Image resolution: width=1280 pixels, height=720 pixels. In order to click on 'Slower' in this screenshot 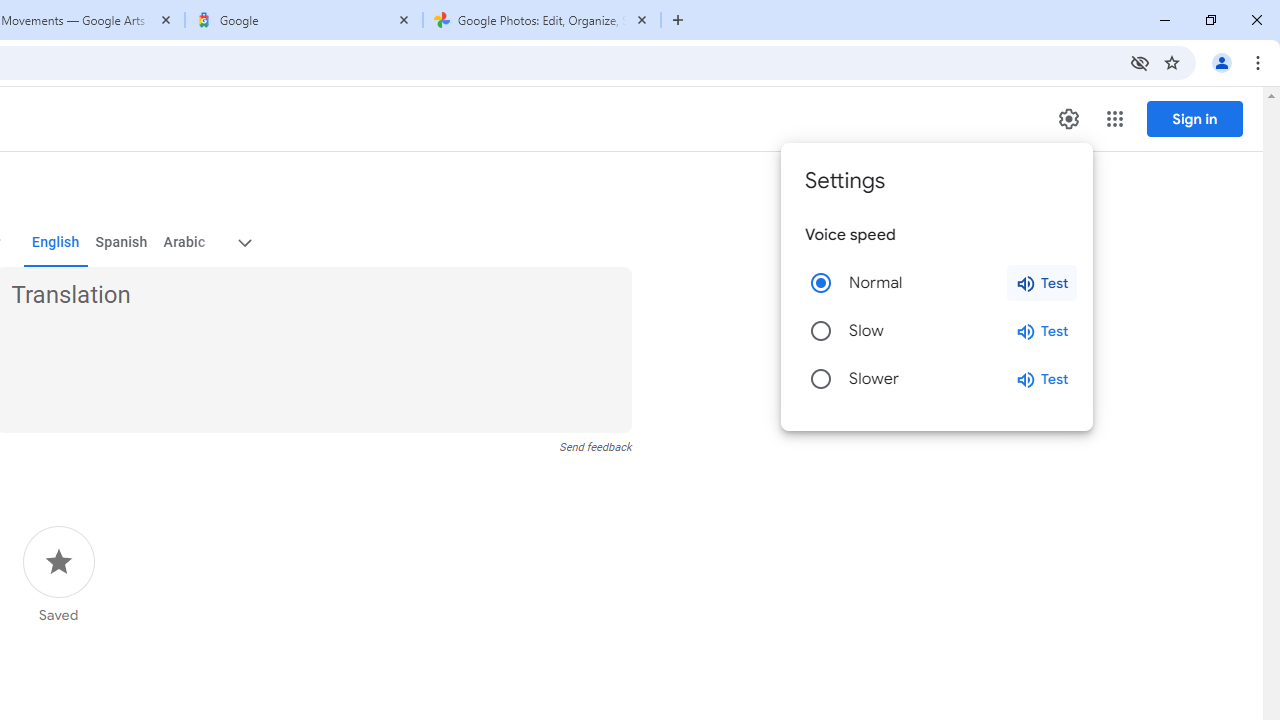, I will do `click(821, 379)`.